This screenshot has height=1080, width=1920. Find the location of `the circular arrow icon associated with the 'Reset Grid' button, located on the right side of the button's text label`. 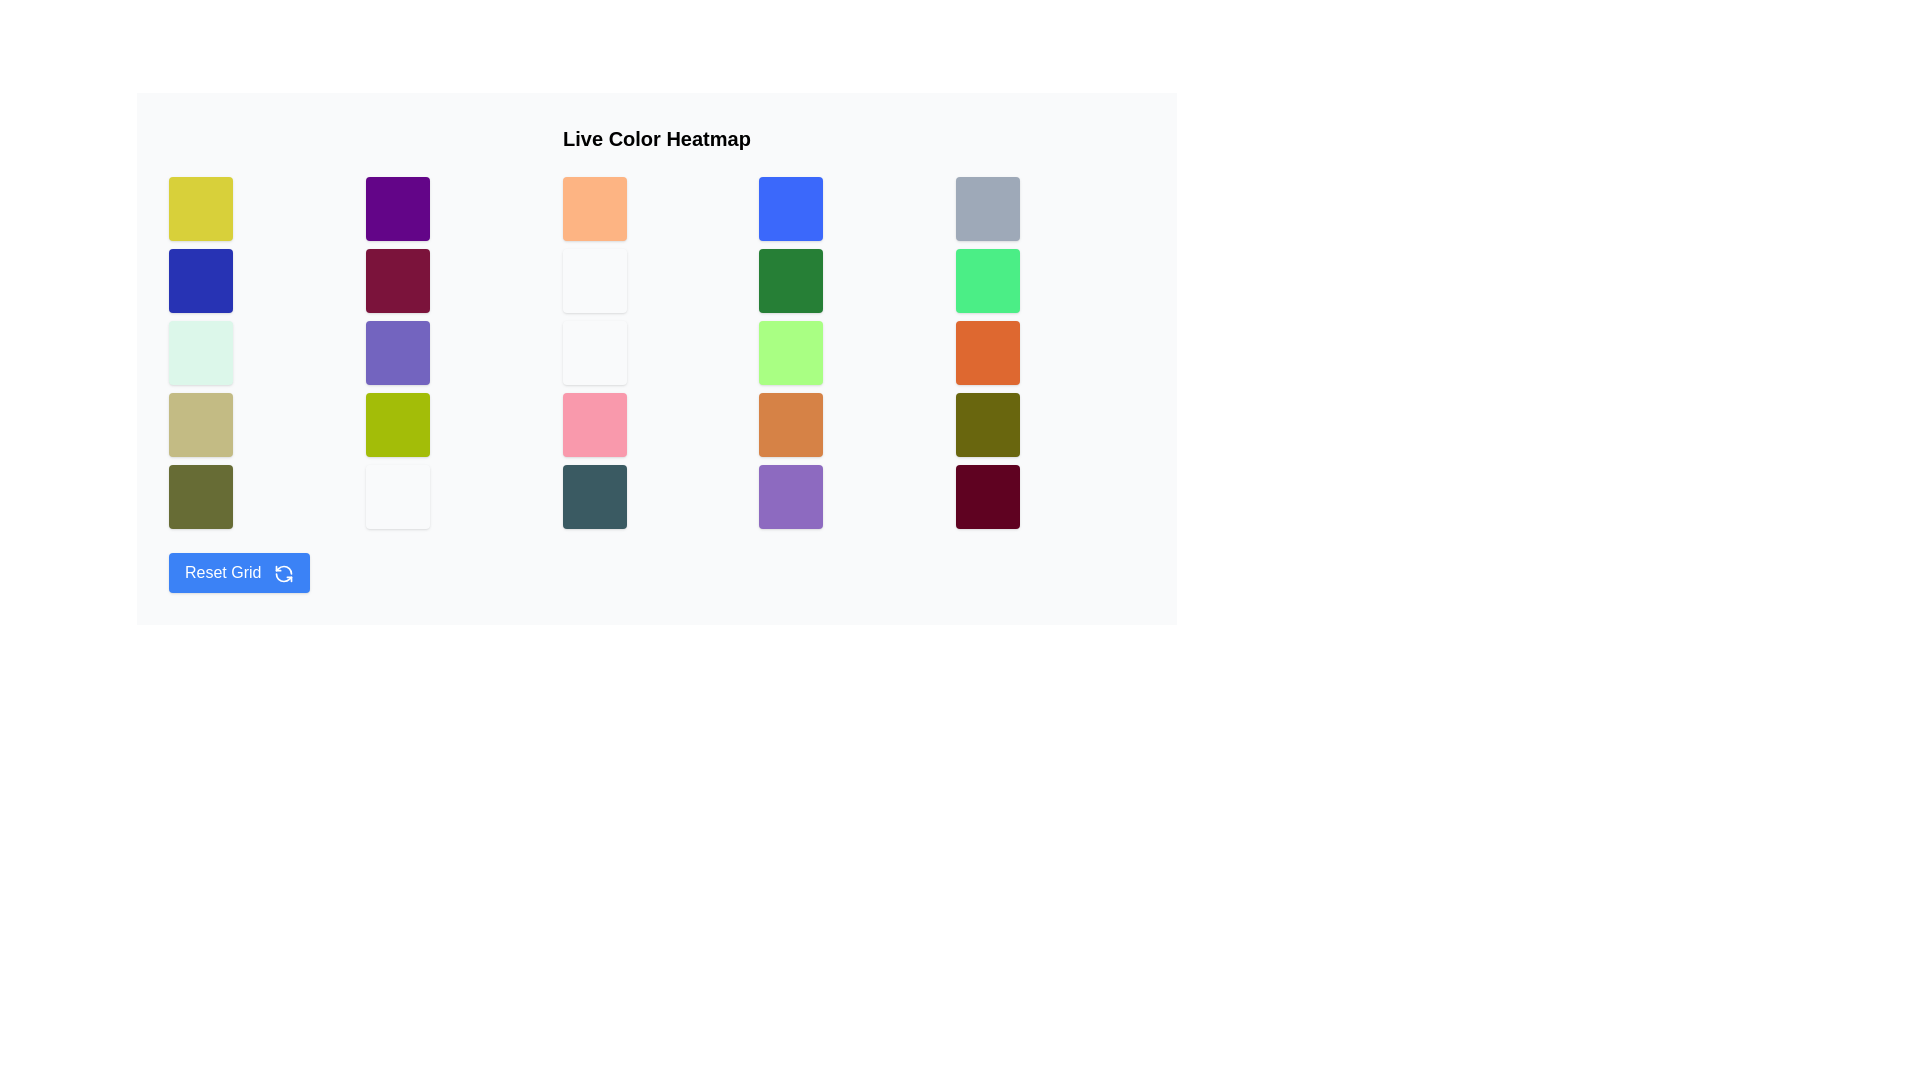

the circular arrow icon associated with the 'Reset Grid' button, located on the right side of the button's text label is located at coordinates (282, 573).